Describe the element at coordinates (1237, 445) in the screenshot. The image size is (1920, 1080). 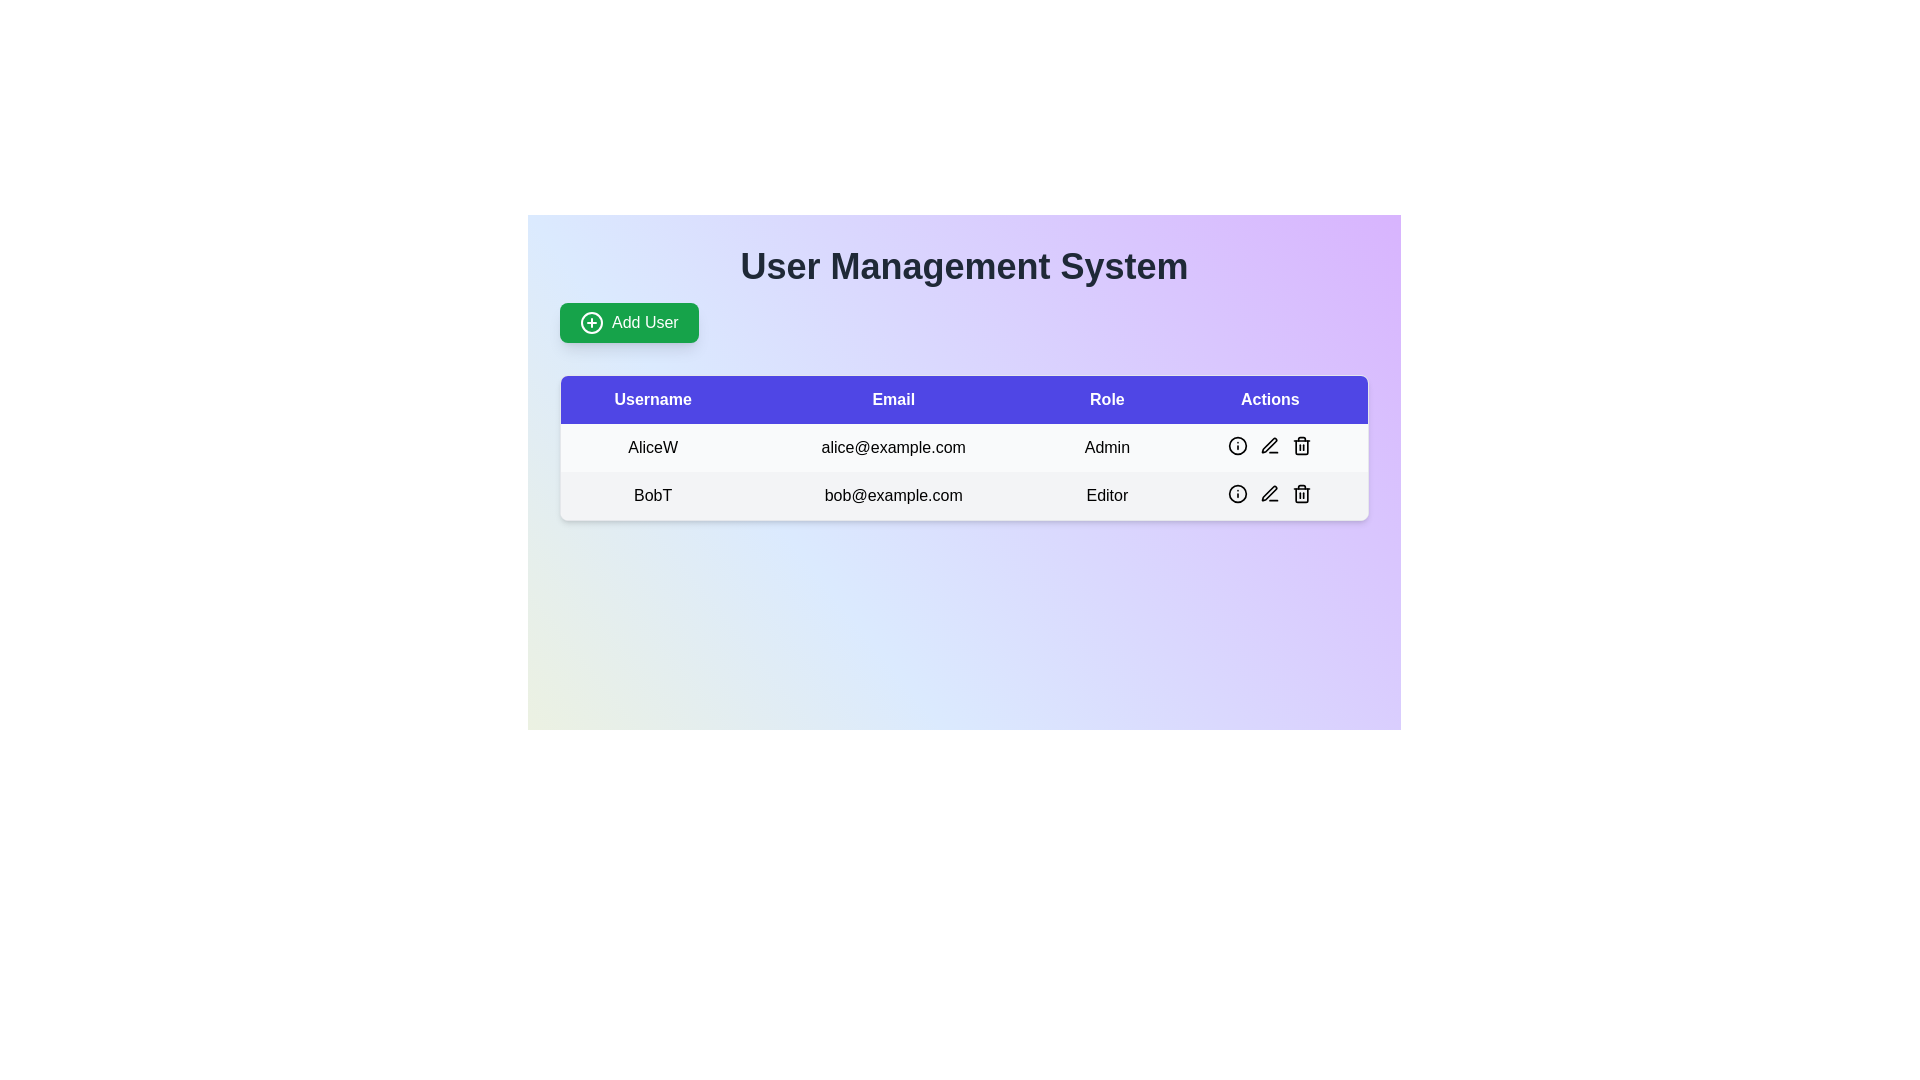
I see `the Circle SVG element in the 'Actions' column of the 'User Management System' interface, located in the second row corresponding to user 'BobT'` at that location.